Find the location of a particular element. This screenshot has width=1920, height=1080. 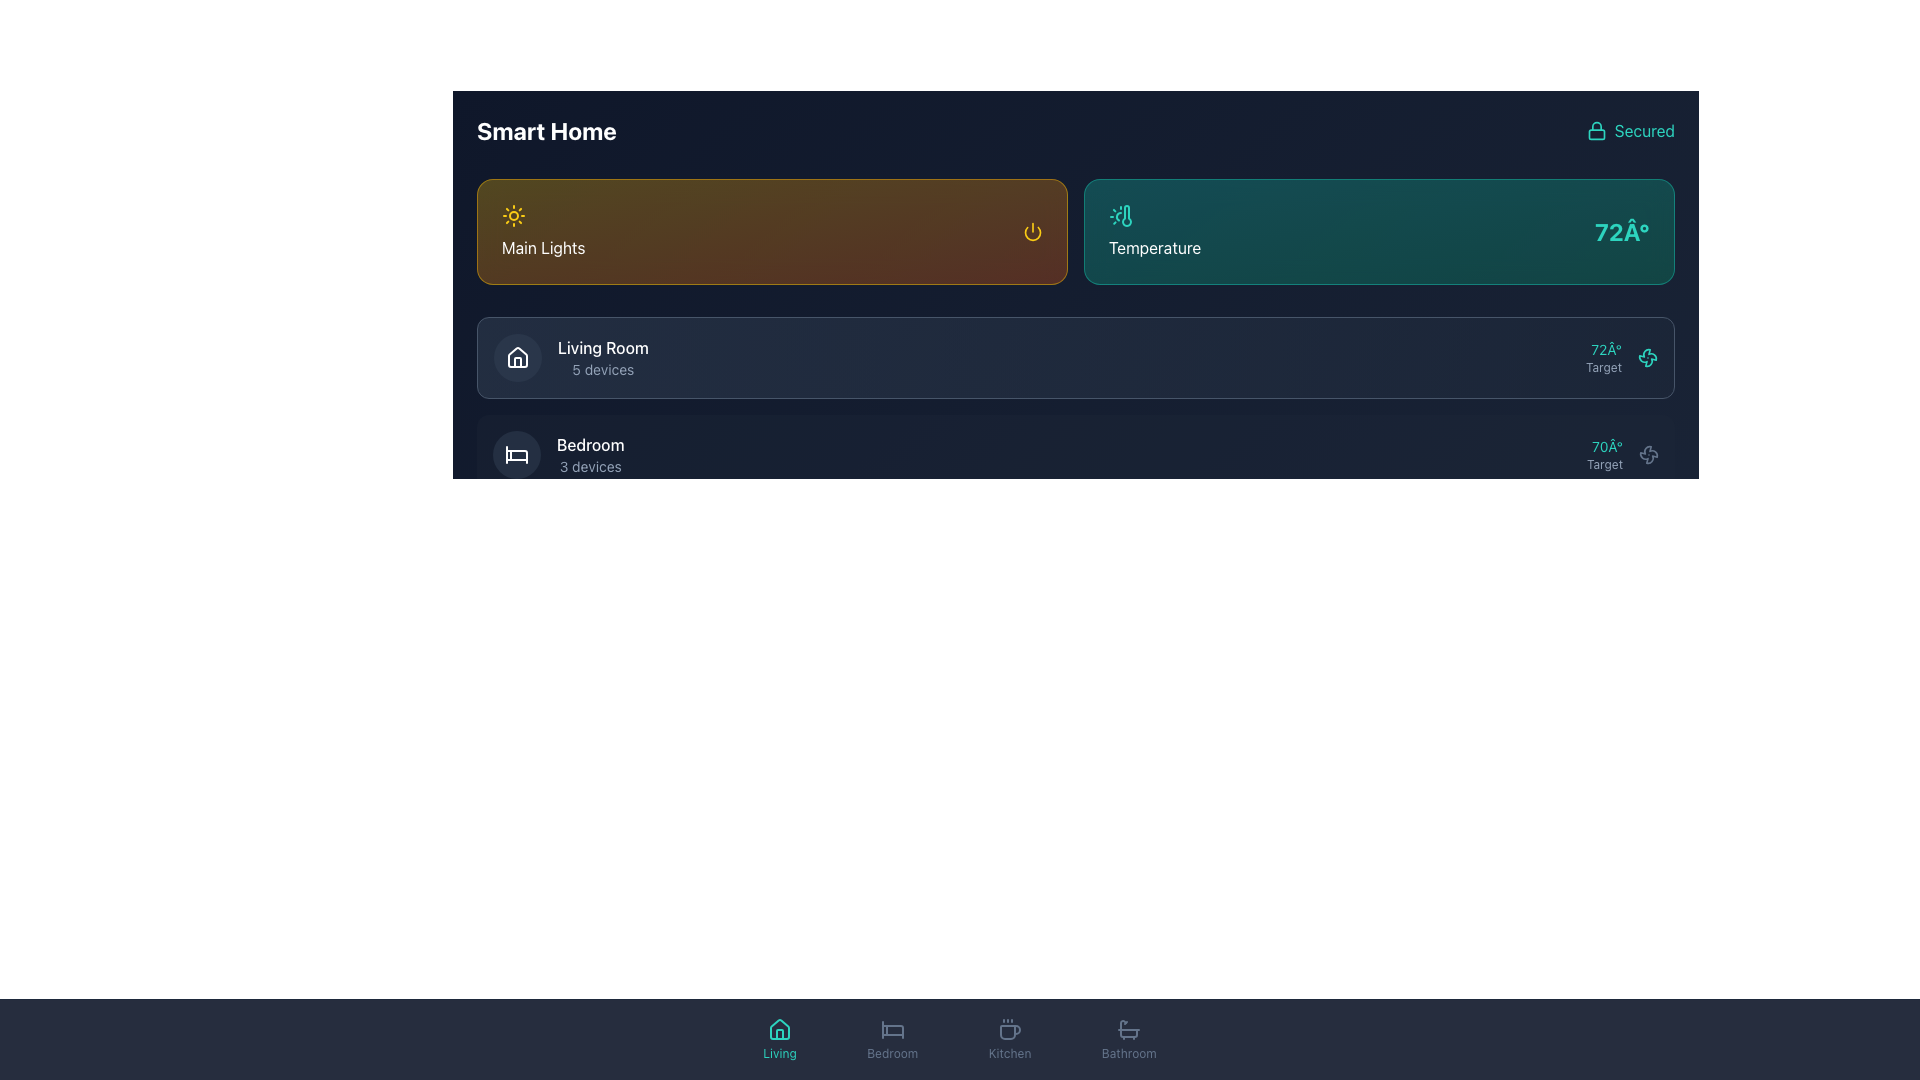

the temperature display showing '72Â°' in teal text above the word 'Target' in light gray, located in the Living Room section of the interface is located at coordinates (1622, 357).